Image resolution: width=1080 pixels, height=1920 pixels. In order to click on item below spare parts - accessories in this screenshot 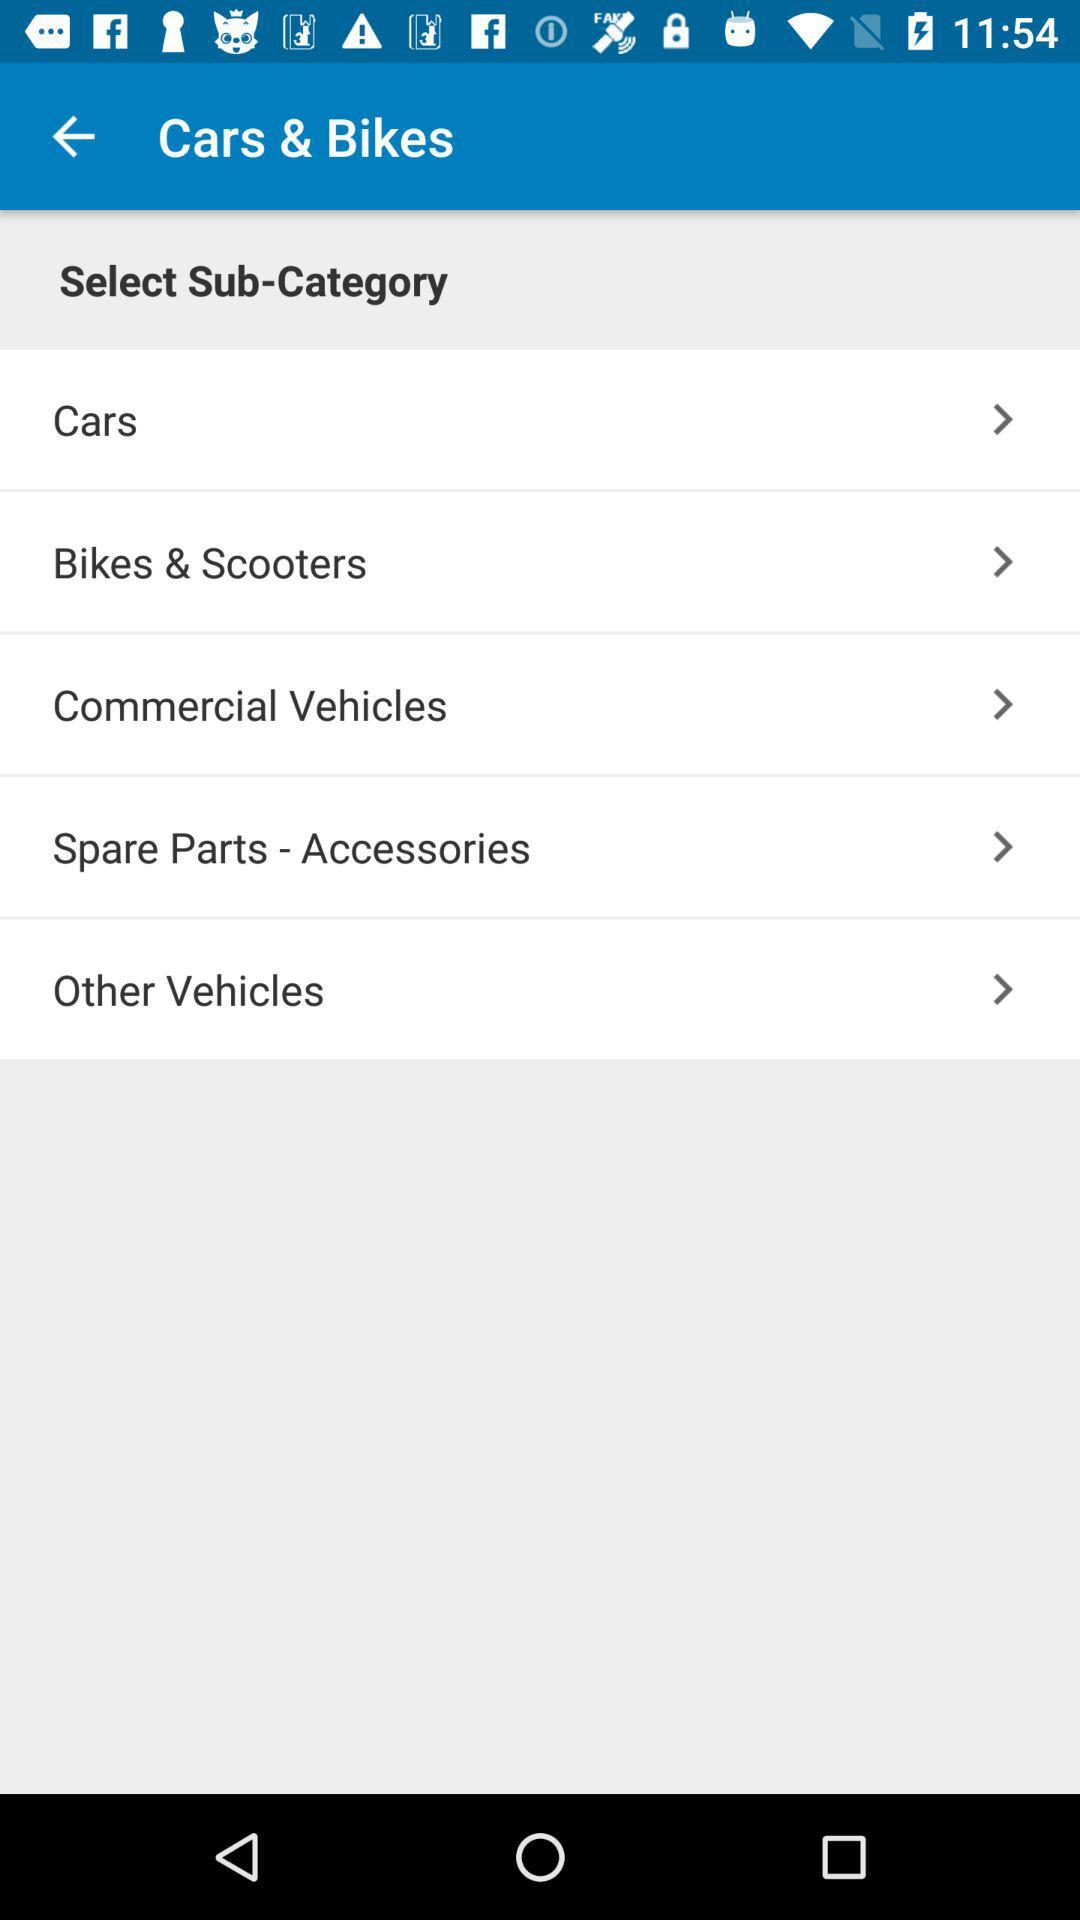, I will do `click(566, 989)`.